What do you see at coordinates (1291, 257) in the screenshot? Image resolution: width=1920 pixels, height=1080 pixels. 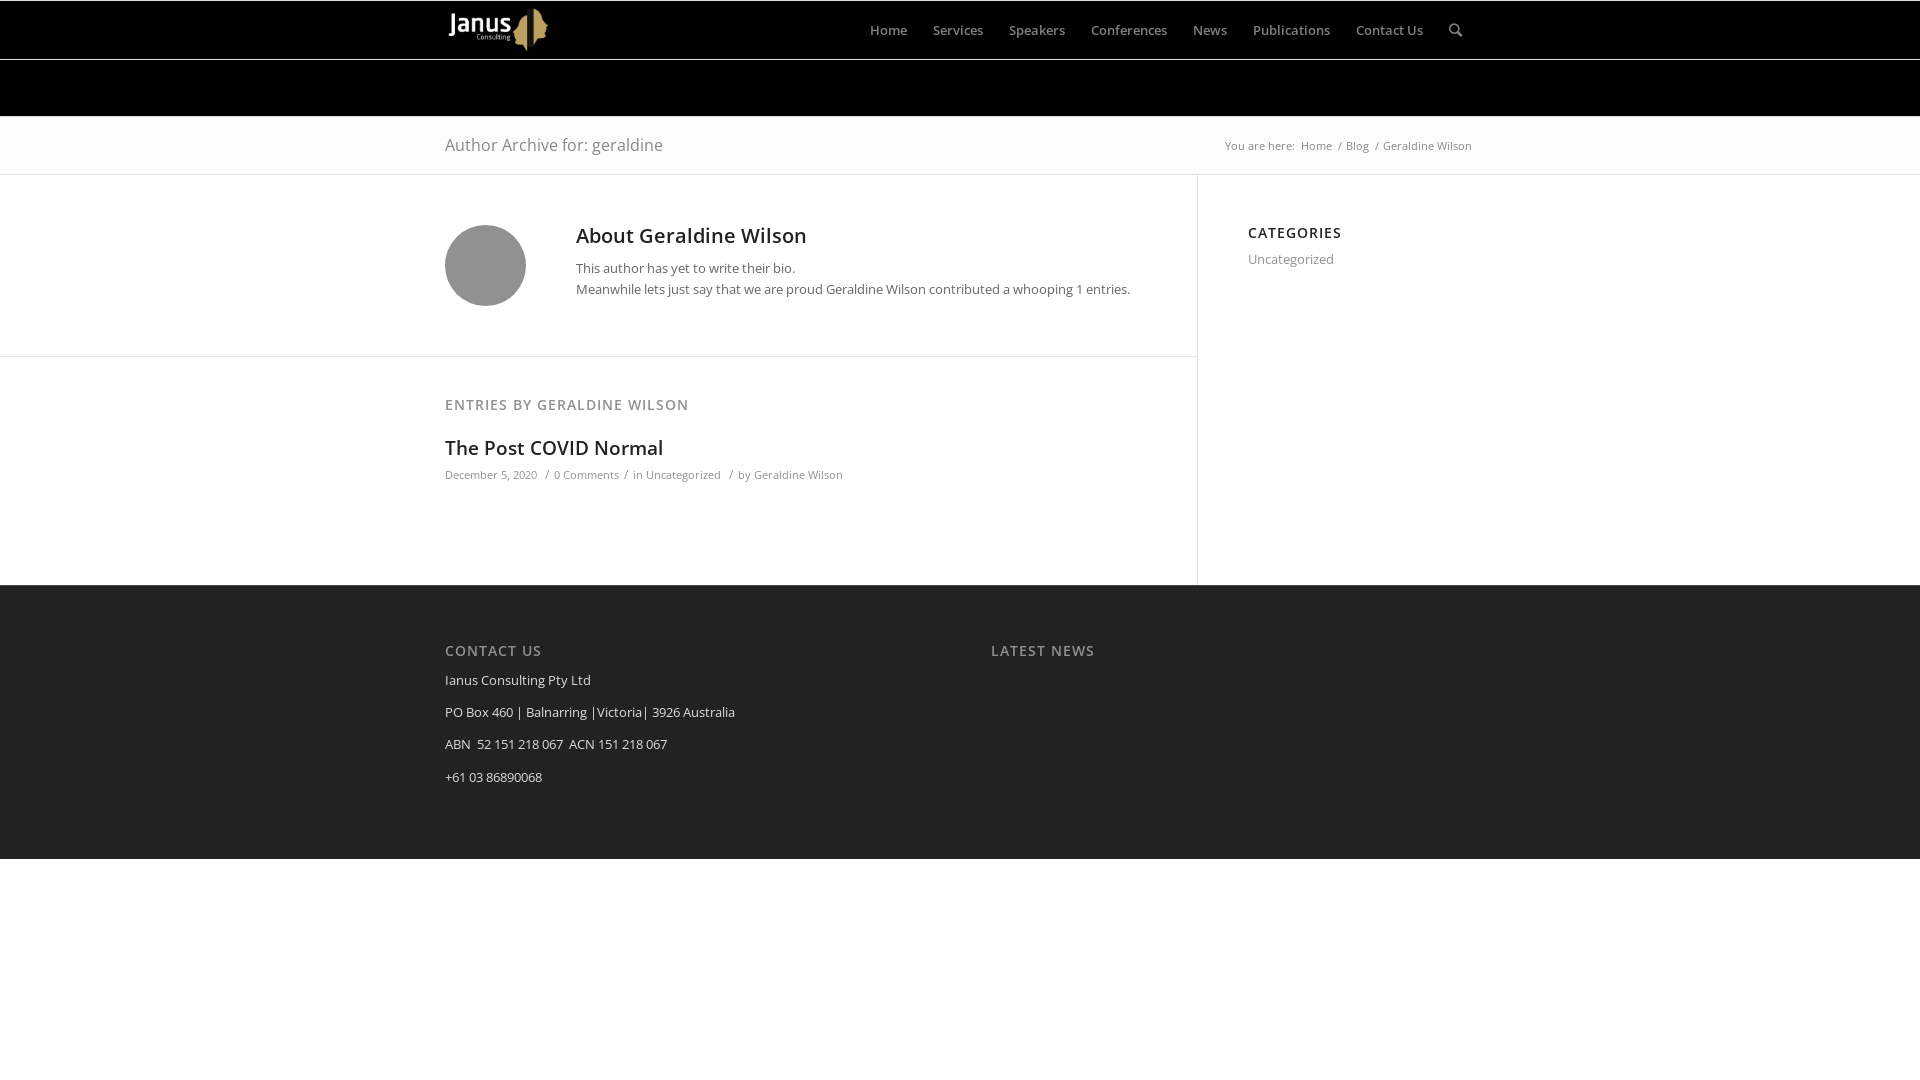 I see `'Uncategorized'` at bounding box center [1291, 257].